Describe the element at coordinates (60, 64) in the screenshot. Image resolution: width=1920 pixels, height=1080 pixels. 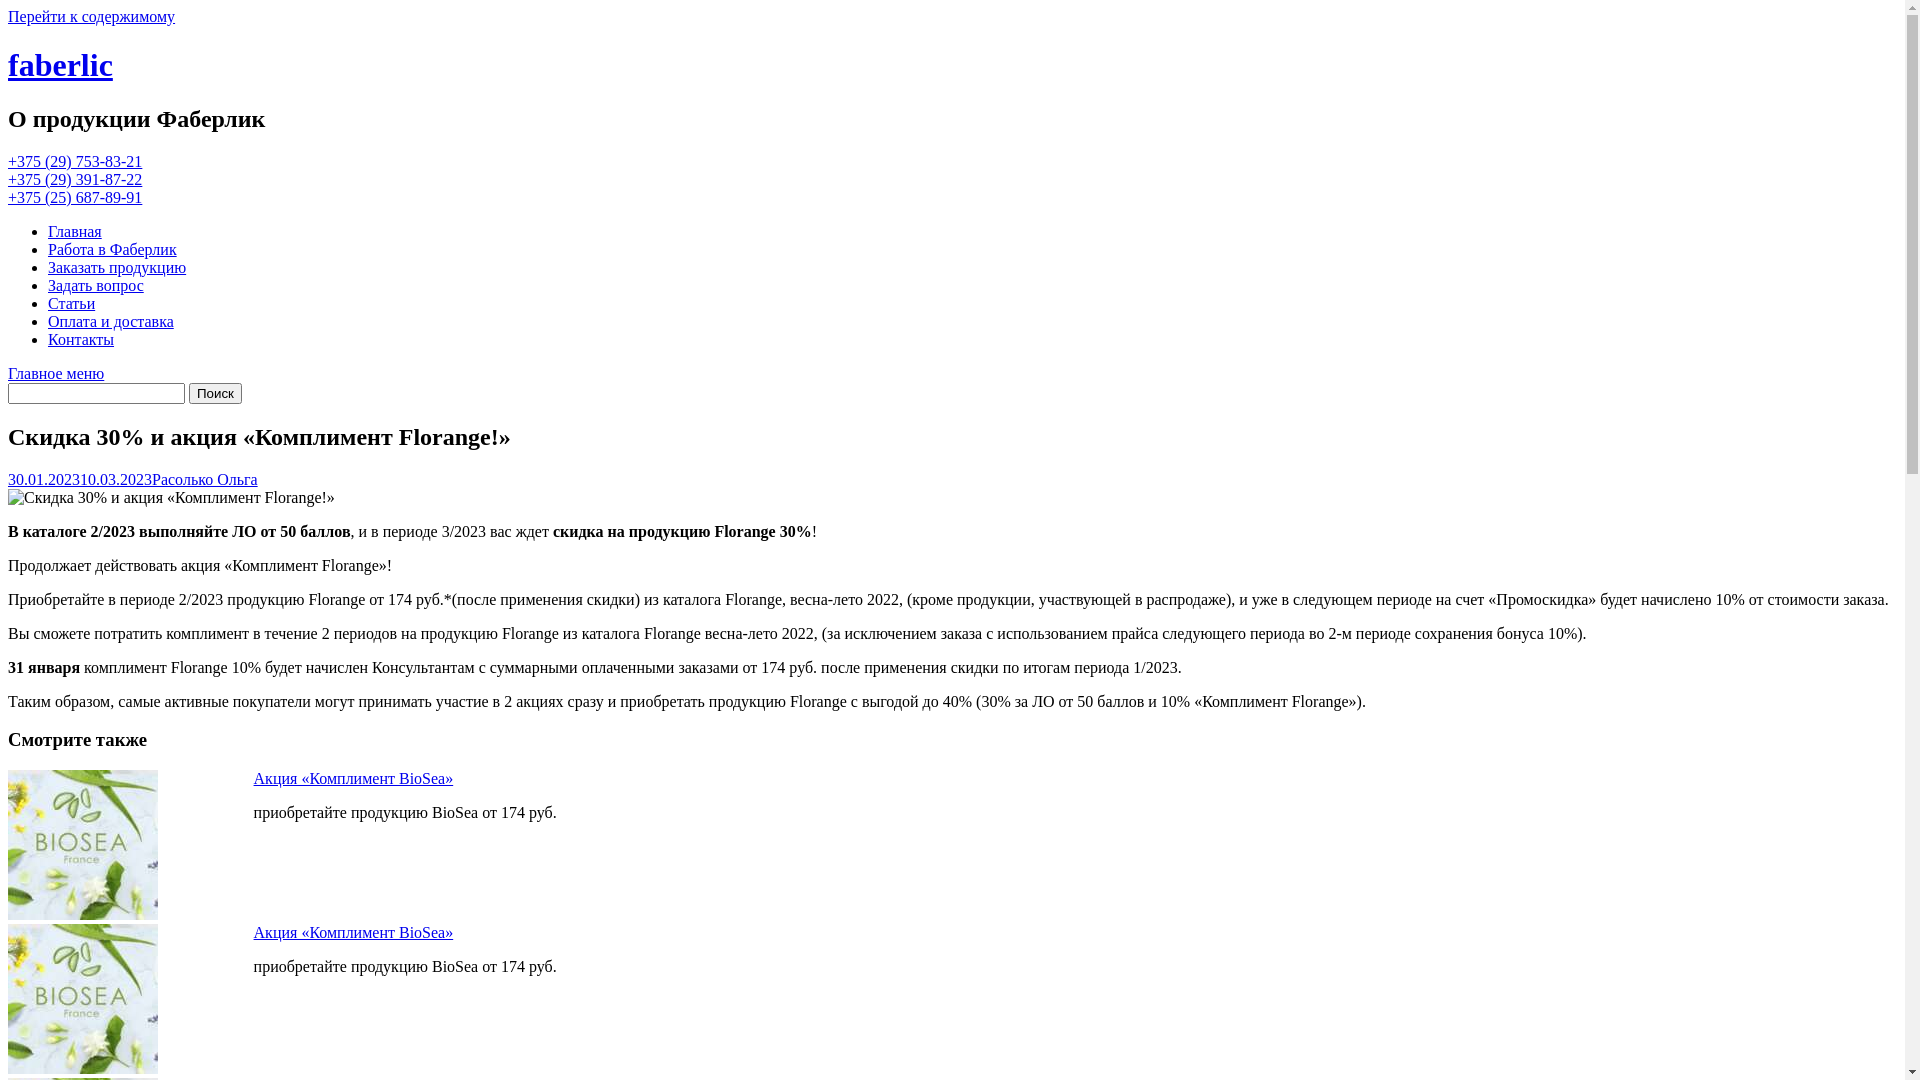
I see `'faberlic'` at that location.